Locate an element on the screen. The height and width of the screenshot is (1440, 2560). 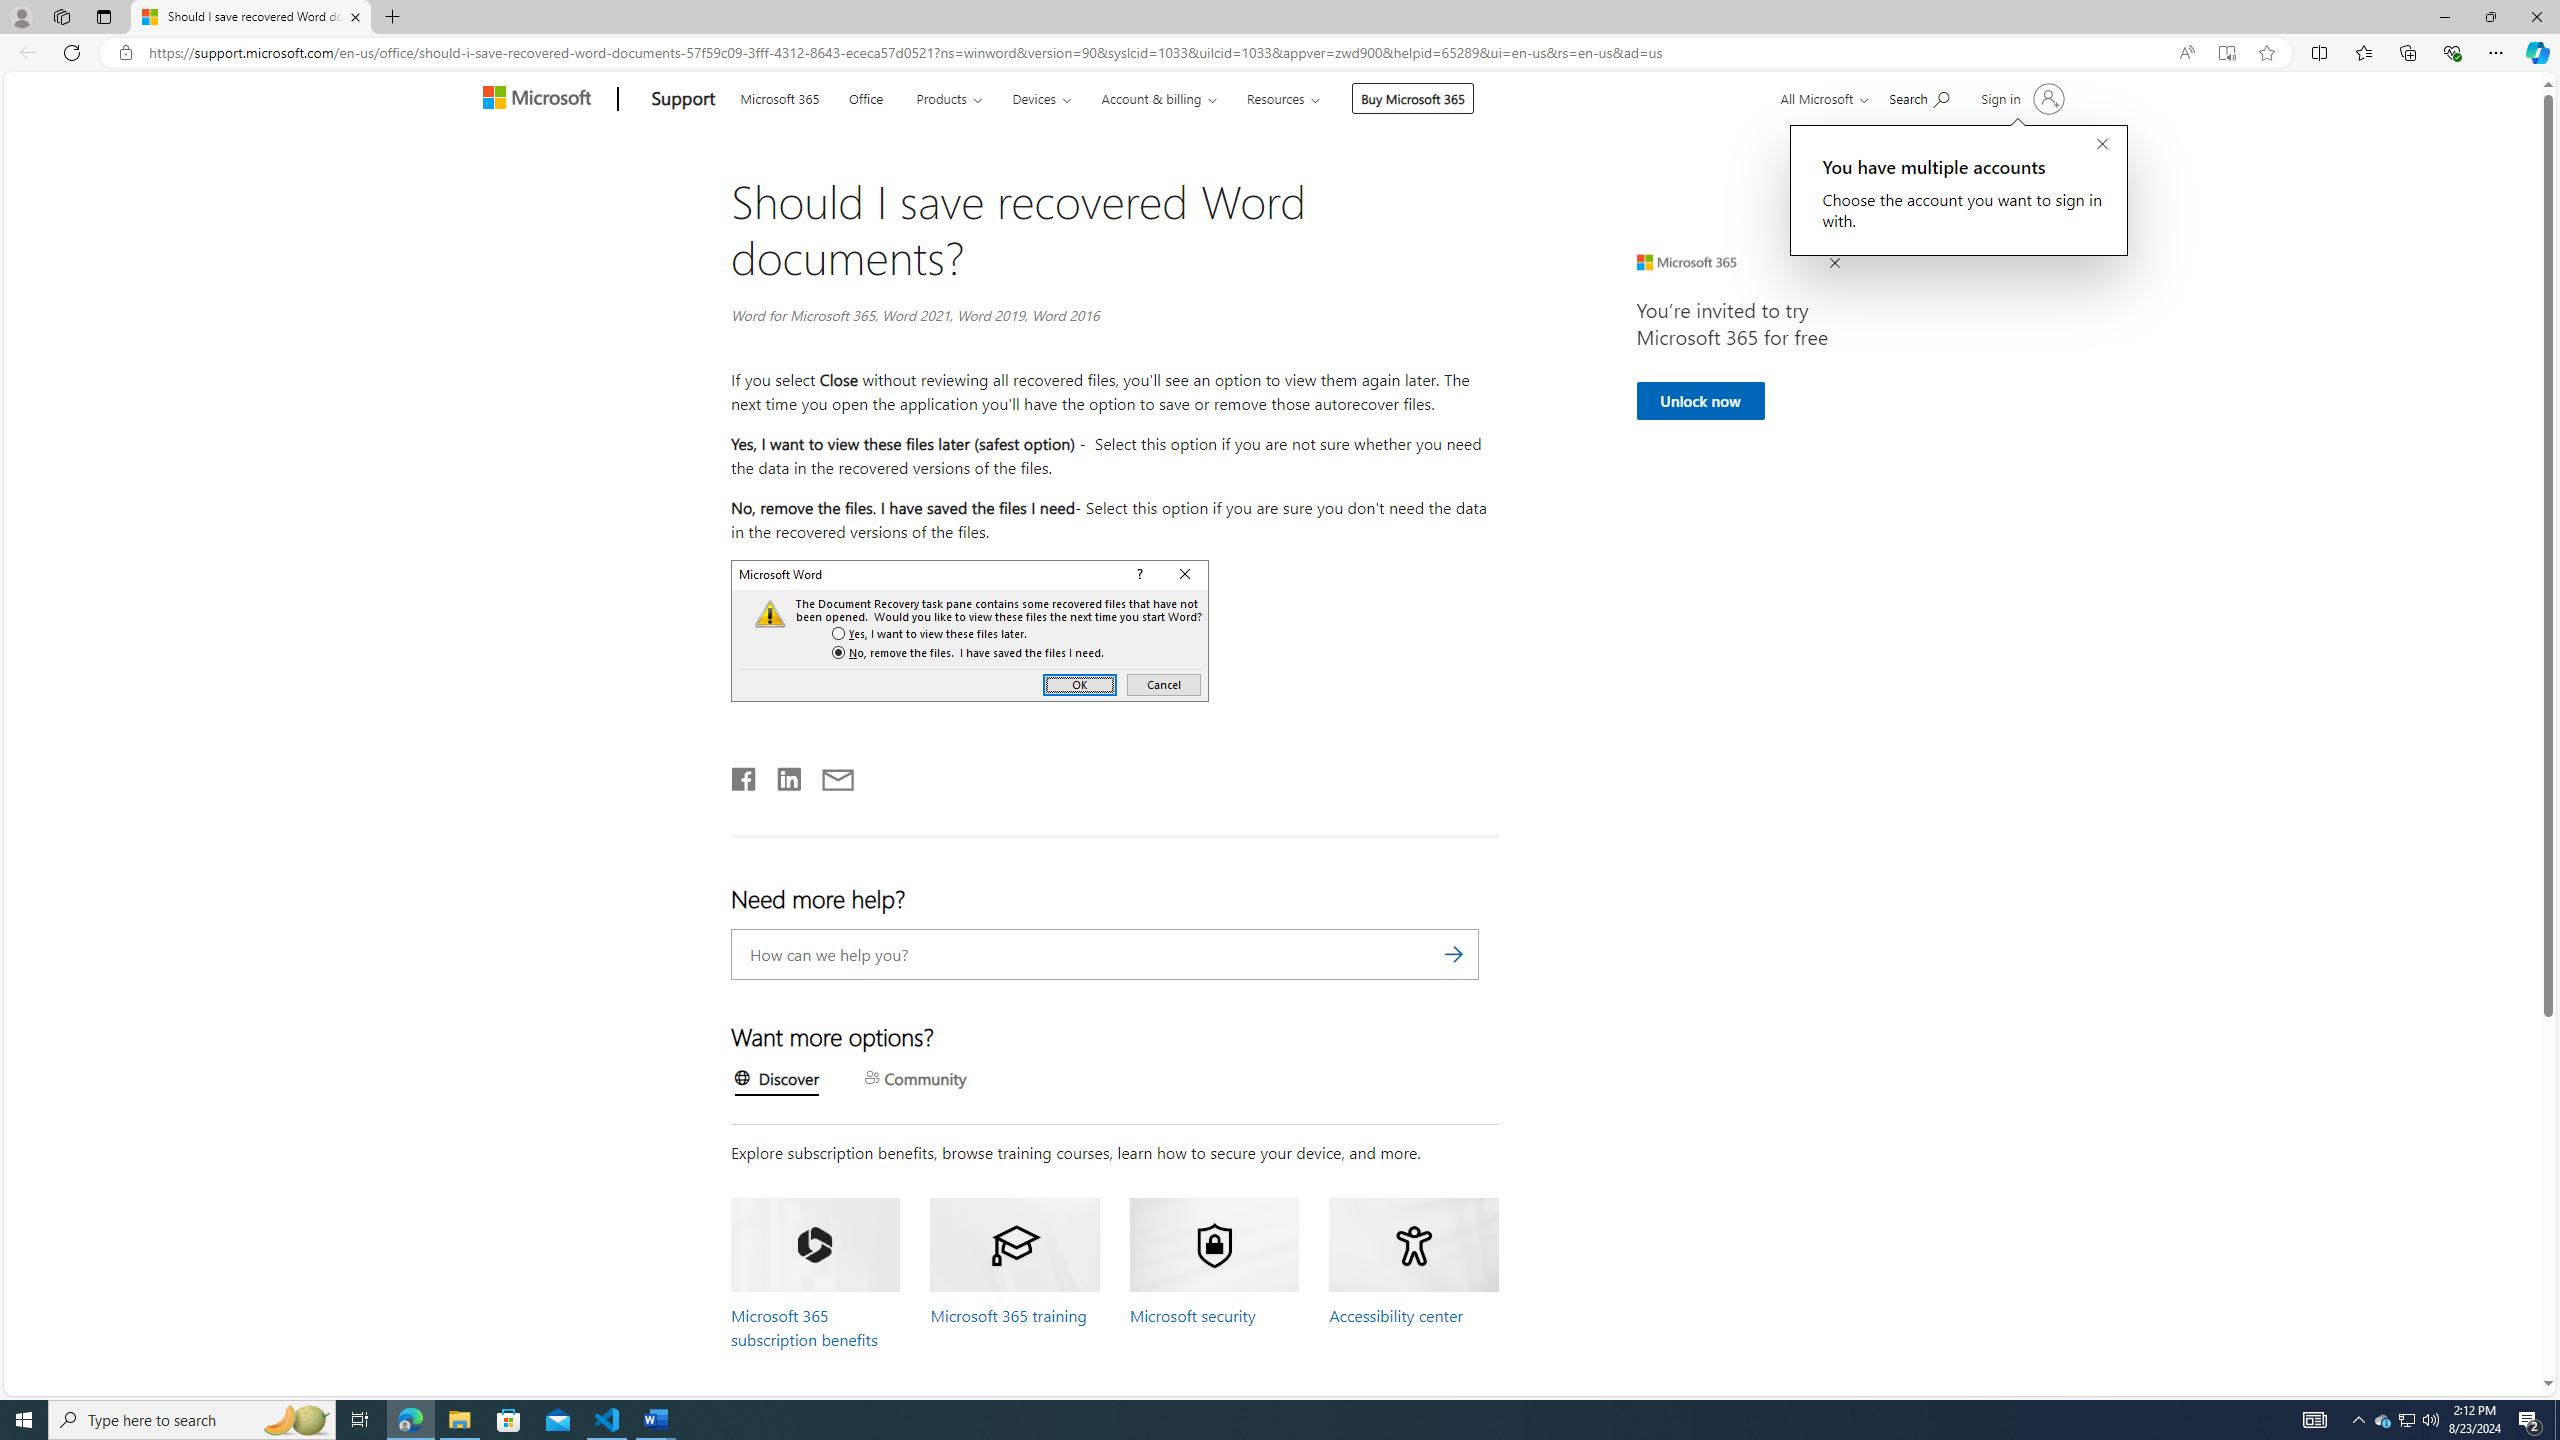
'Unlock now' is located at coordinates (1699, 401).